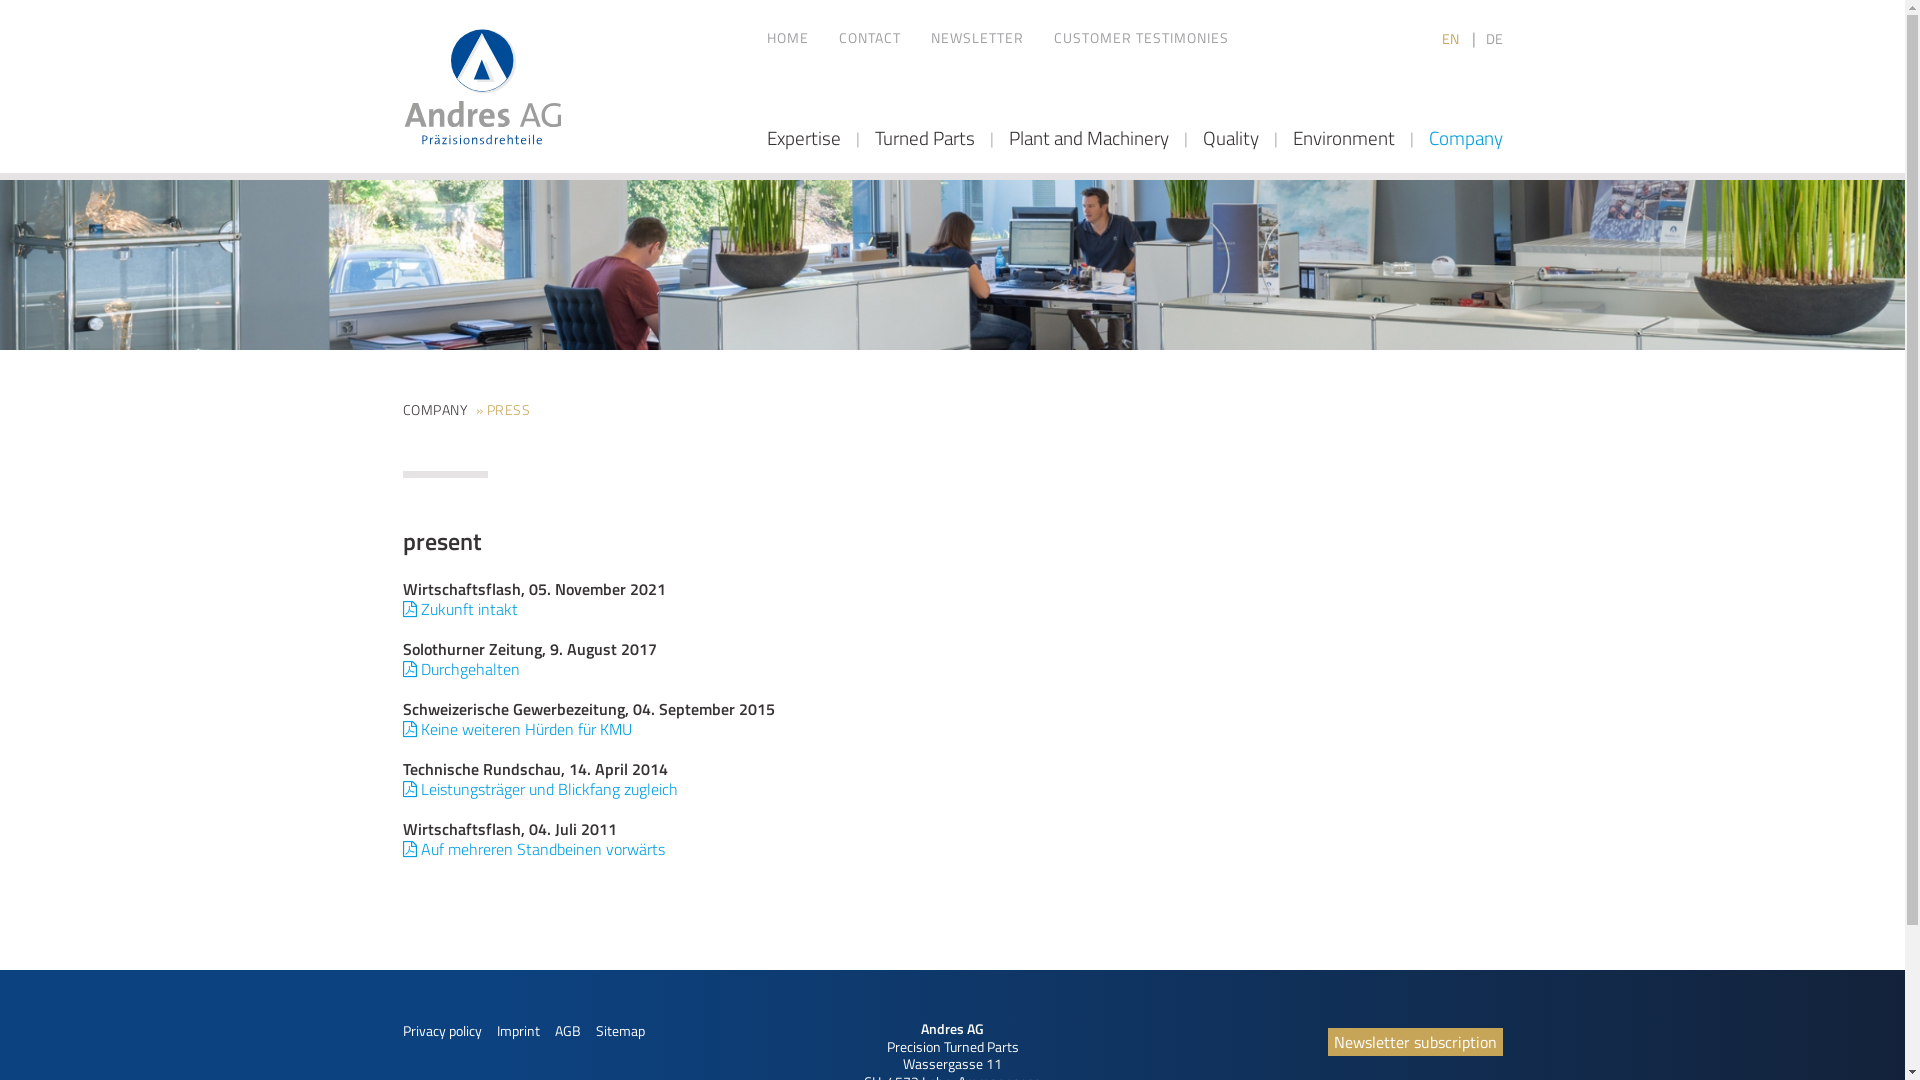 The height and width of the screenshot is (1080, 1920). I want to click on 'CONTACT', so click(868, 38).